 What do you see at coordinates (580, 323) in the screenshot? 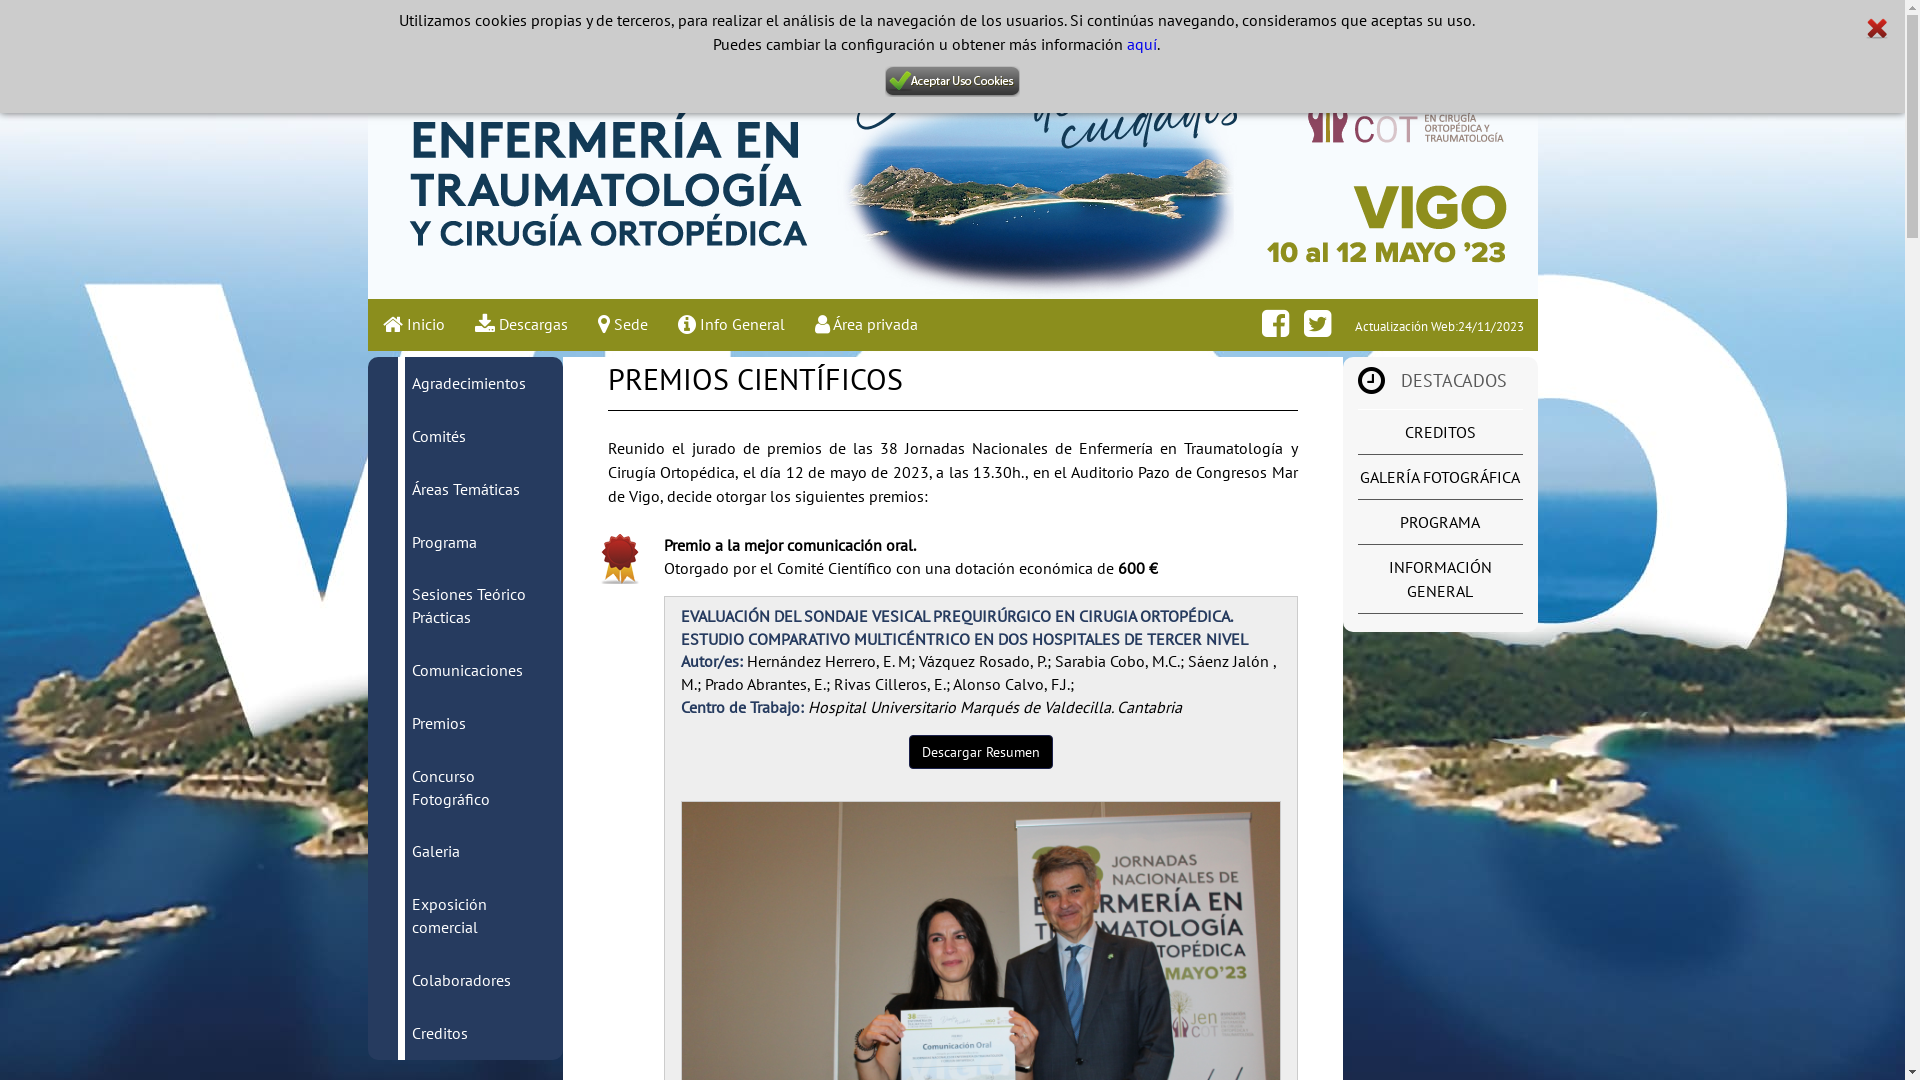
I see `'Sede'` at bounding box center [580, 323].